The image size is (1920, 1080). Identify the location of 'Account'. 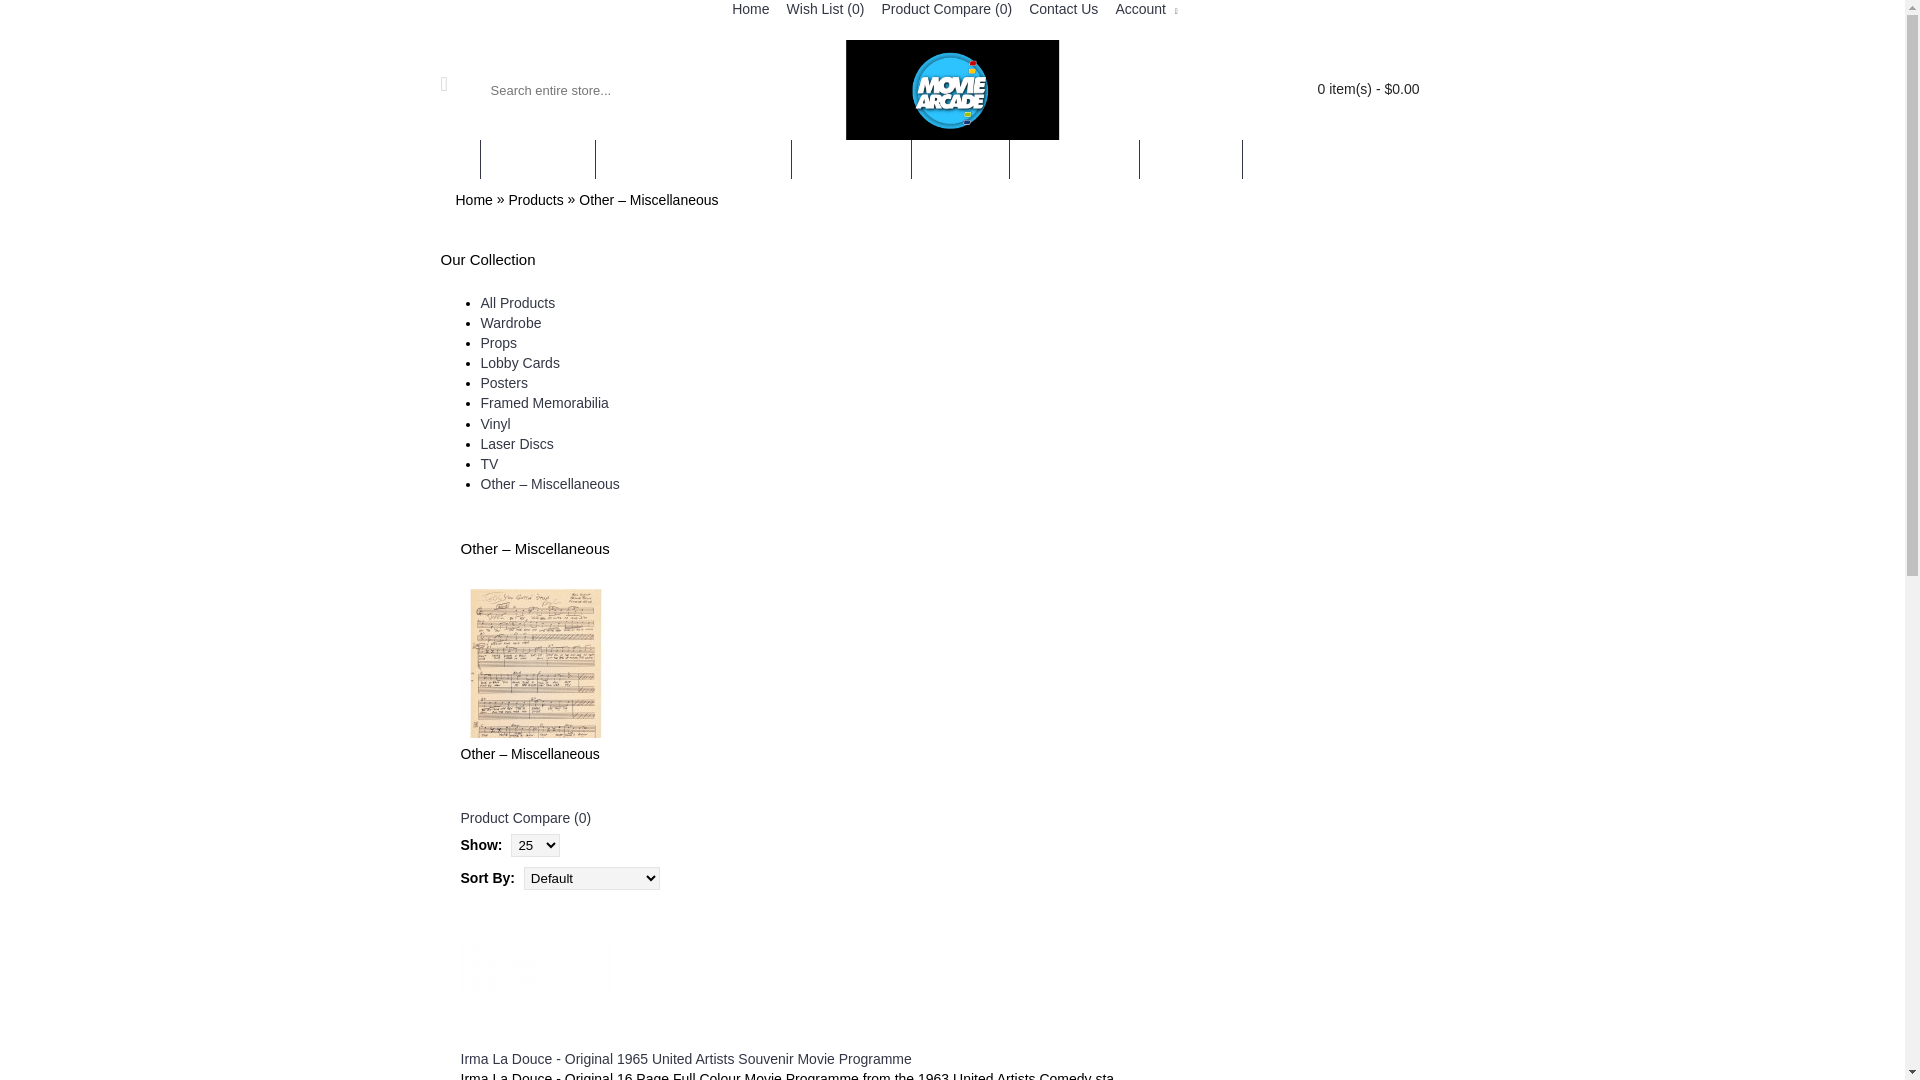
(1143, 10).